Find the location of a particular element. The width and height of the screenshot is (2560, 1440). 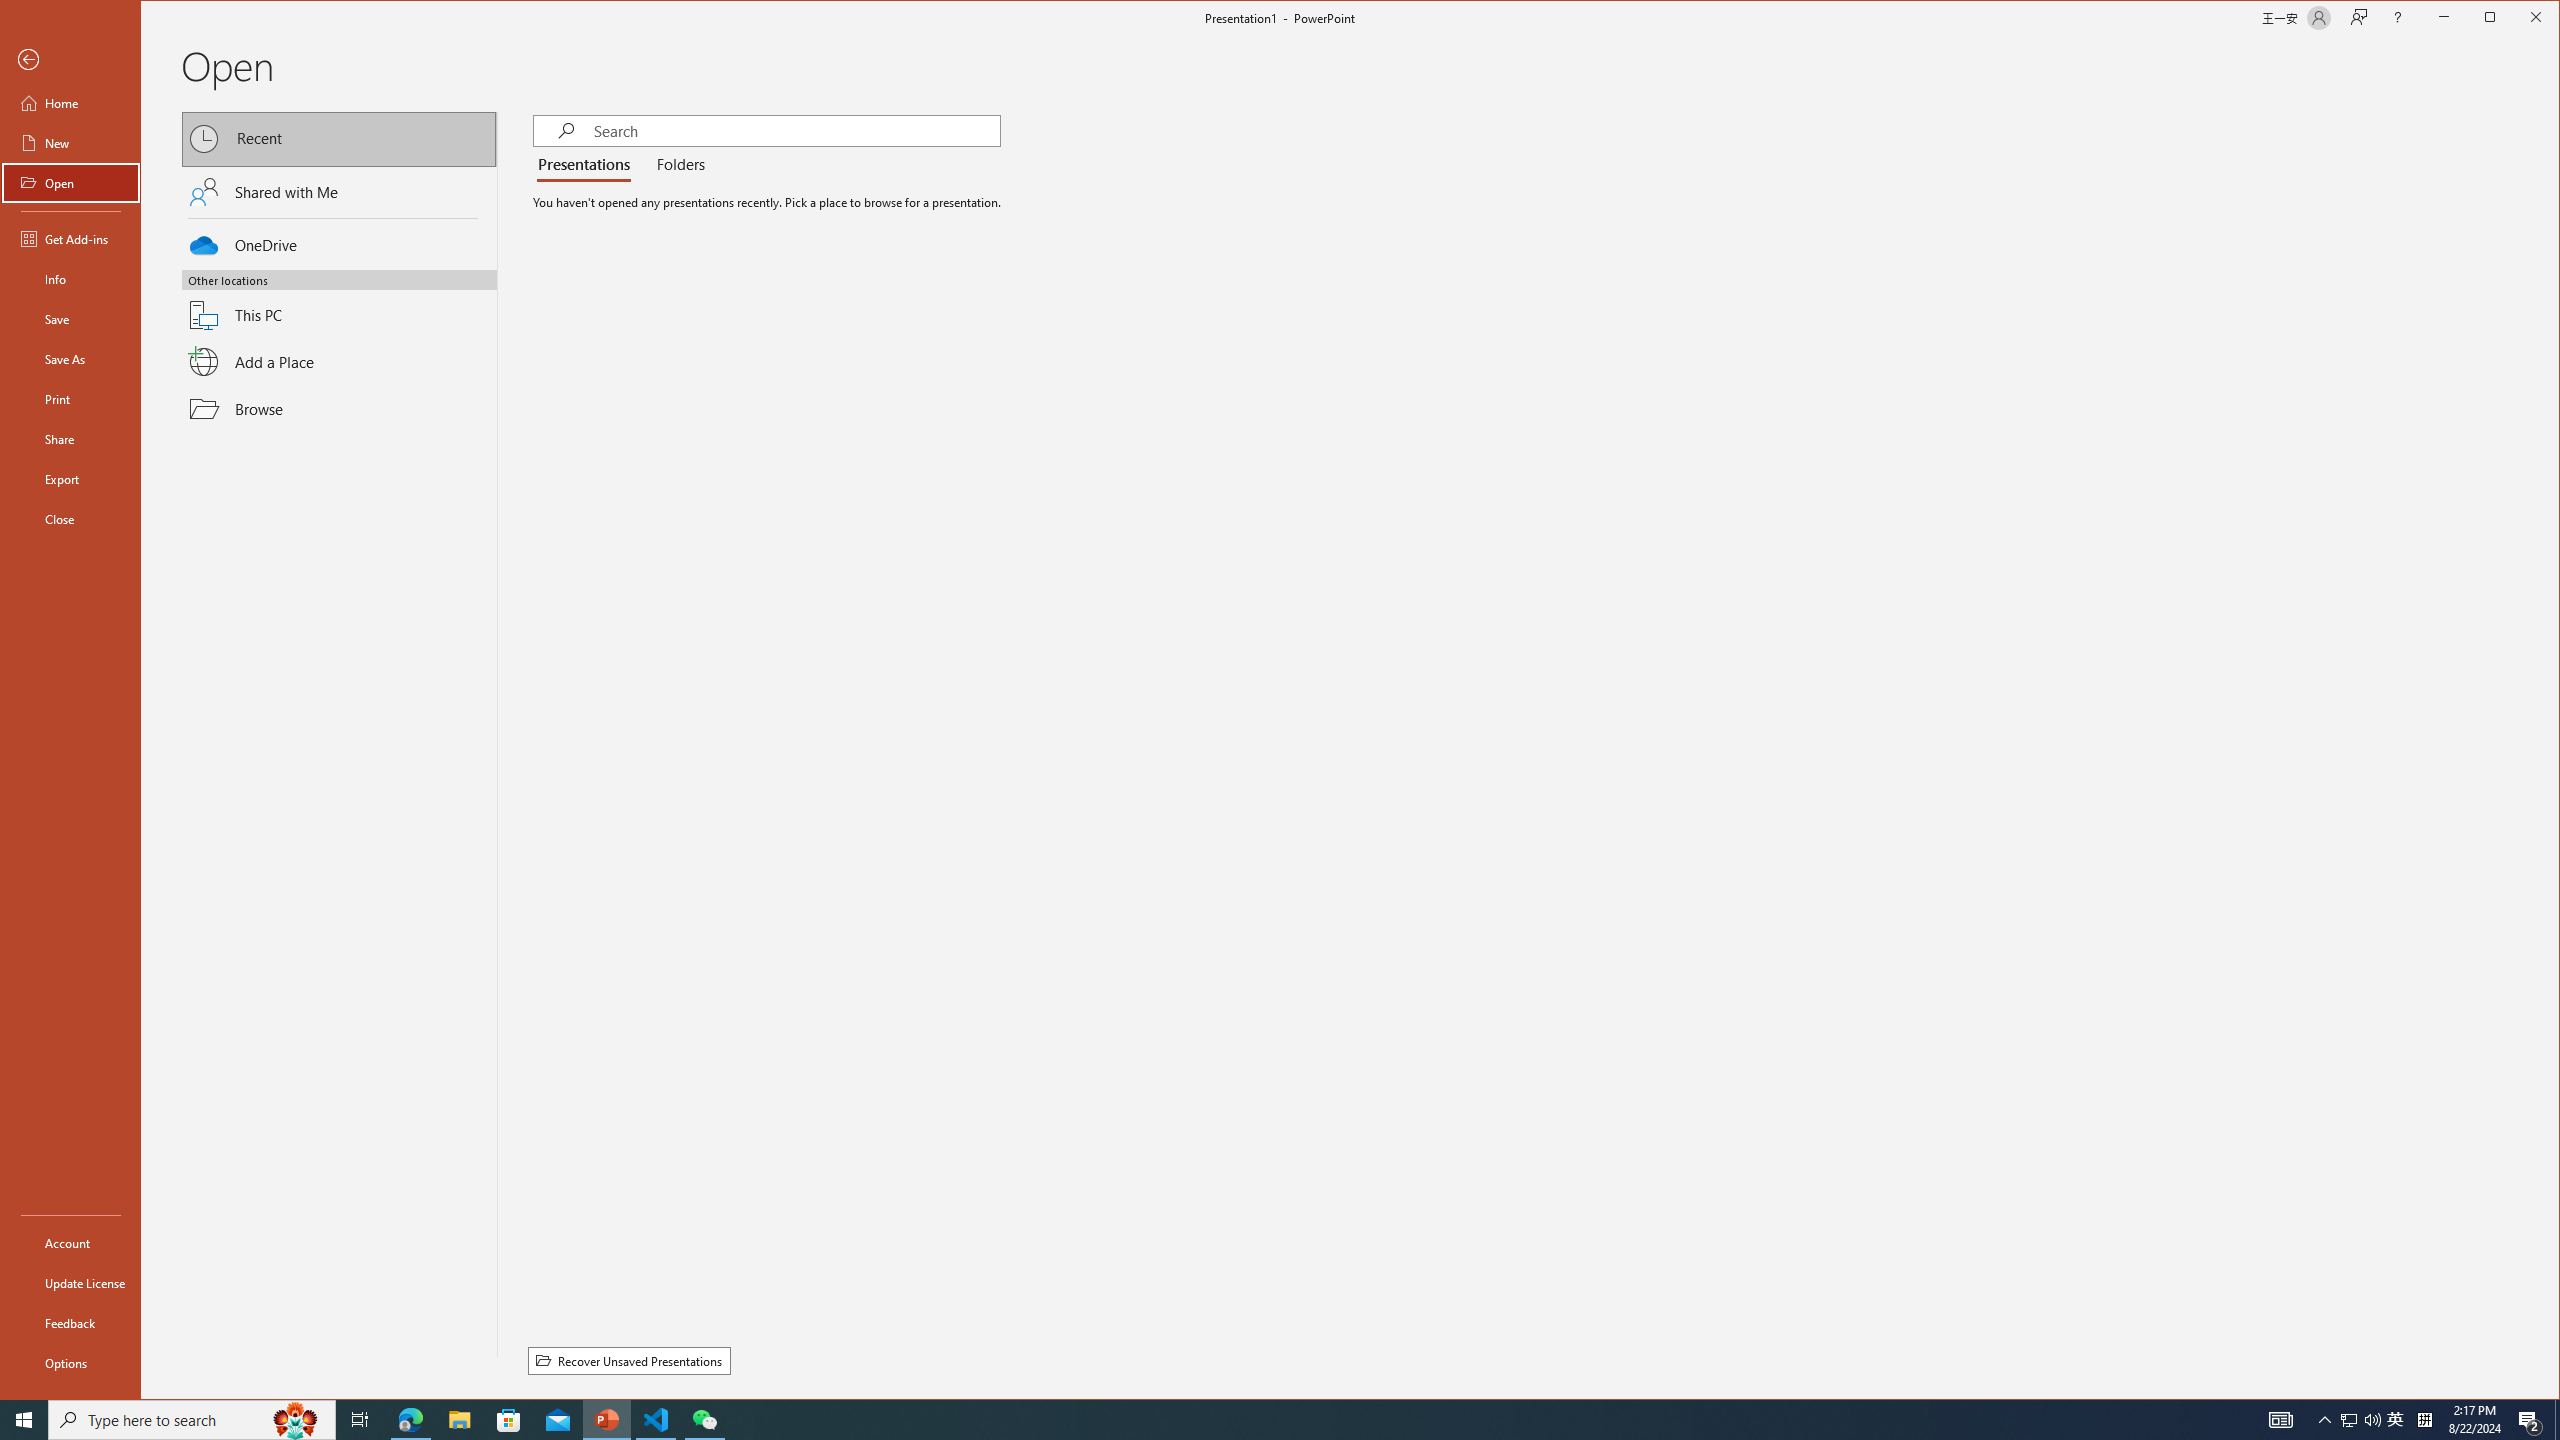

'New' is located at coordinates (69, 141).